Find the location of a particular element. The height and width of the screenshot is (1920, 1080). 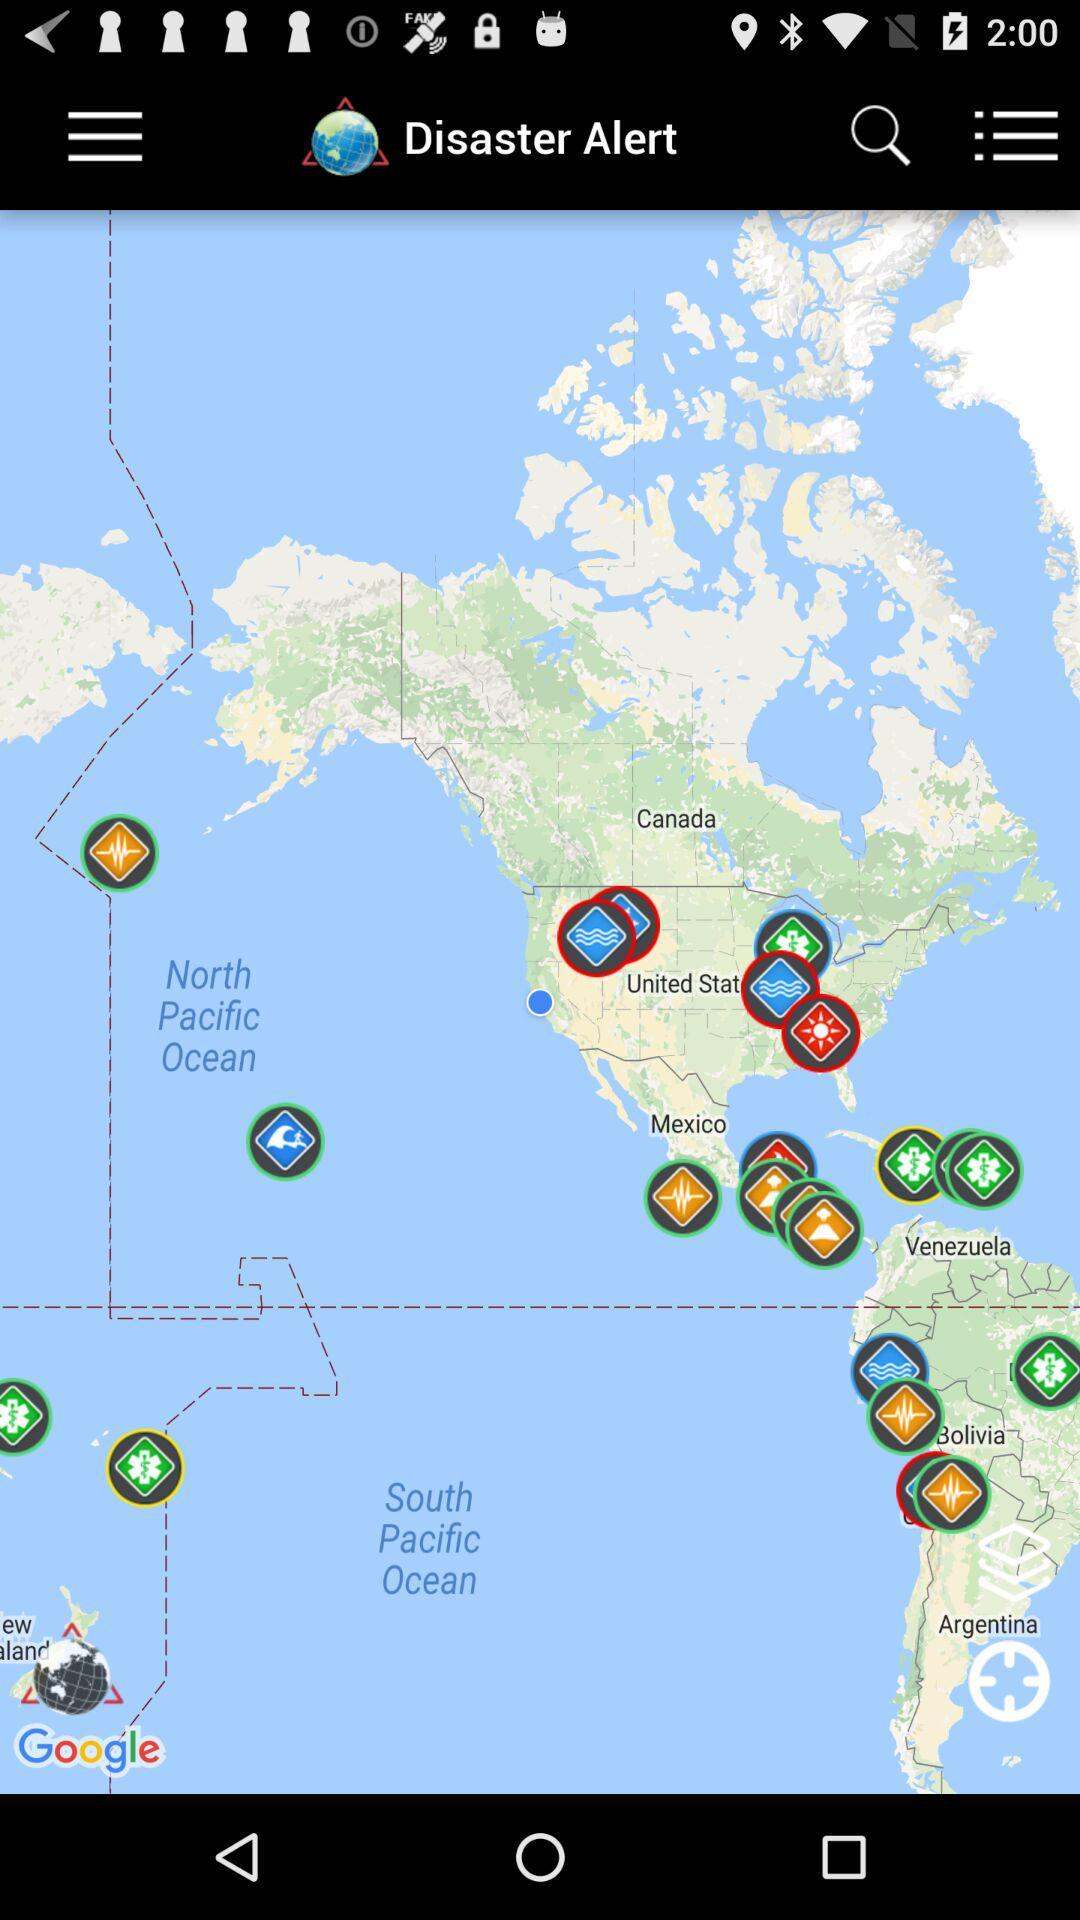

menu is located at coordinates (105, 135).